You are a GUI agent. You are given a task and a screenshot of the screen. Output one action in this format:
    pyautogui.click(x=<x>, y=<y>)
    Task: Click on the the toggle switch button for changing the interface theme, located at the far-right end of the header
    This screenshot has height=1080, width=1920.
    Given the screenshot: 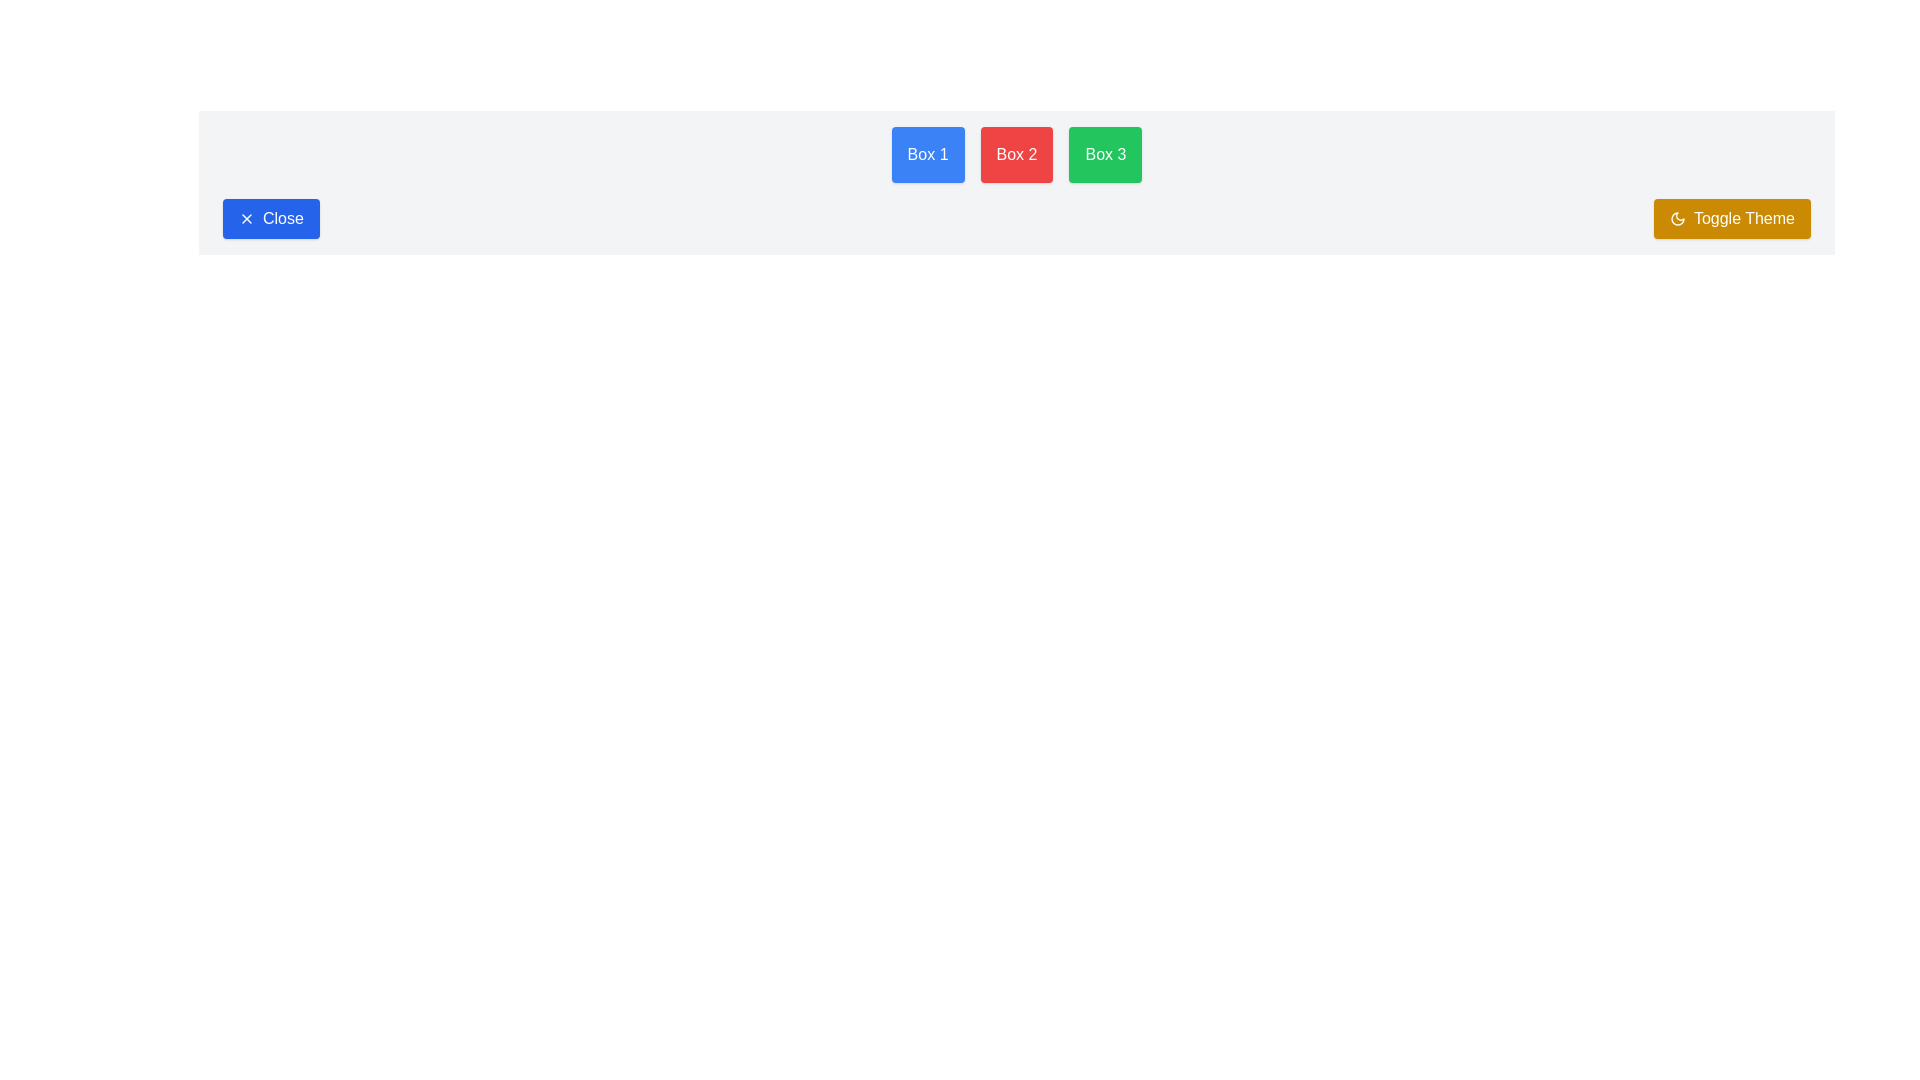 What is the action you would take?
    pyautogui.click(x=1731, y=219)
    